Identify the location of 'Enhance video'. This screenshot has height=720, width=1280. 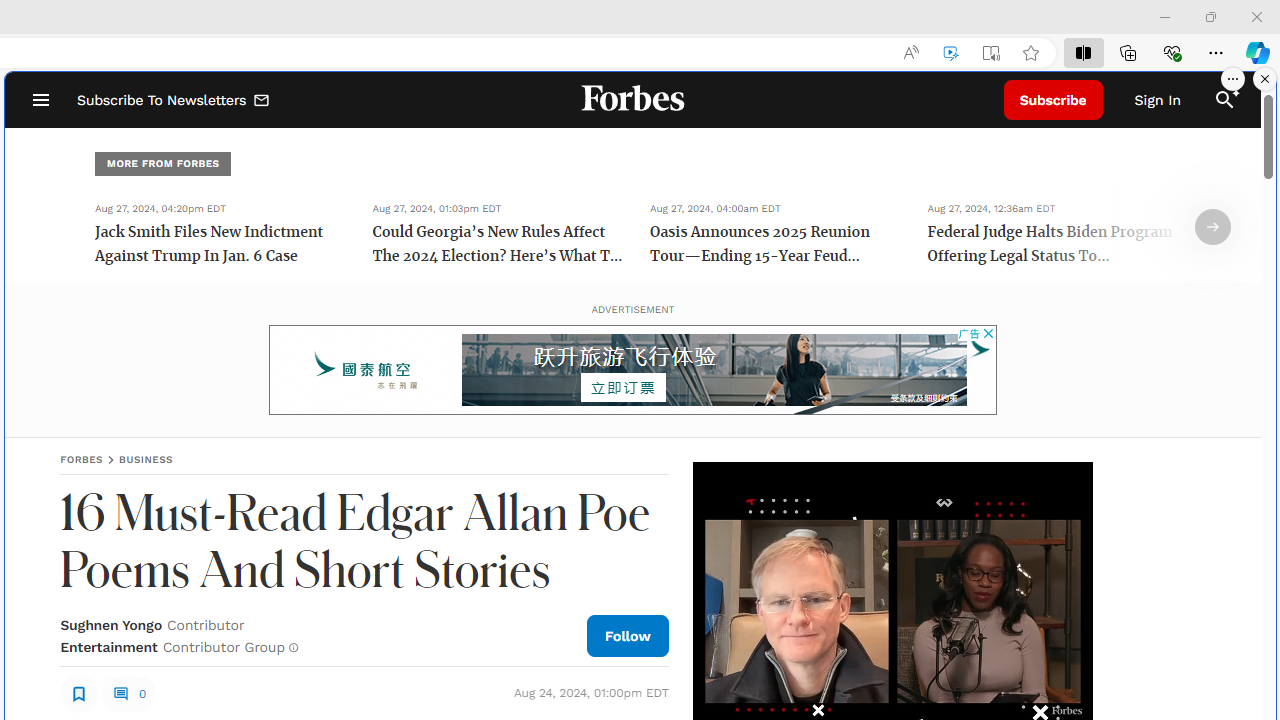
(950, 52).